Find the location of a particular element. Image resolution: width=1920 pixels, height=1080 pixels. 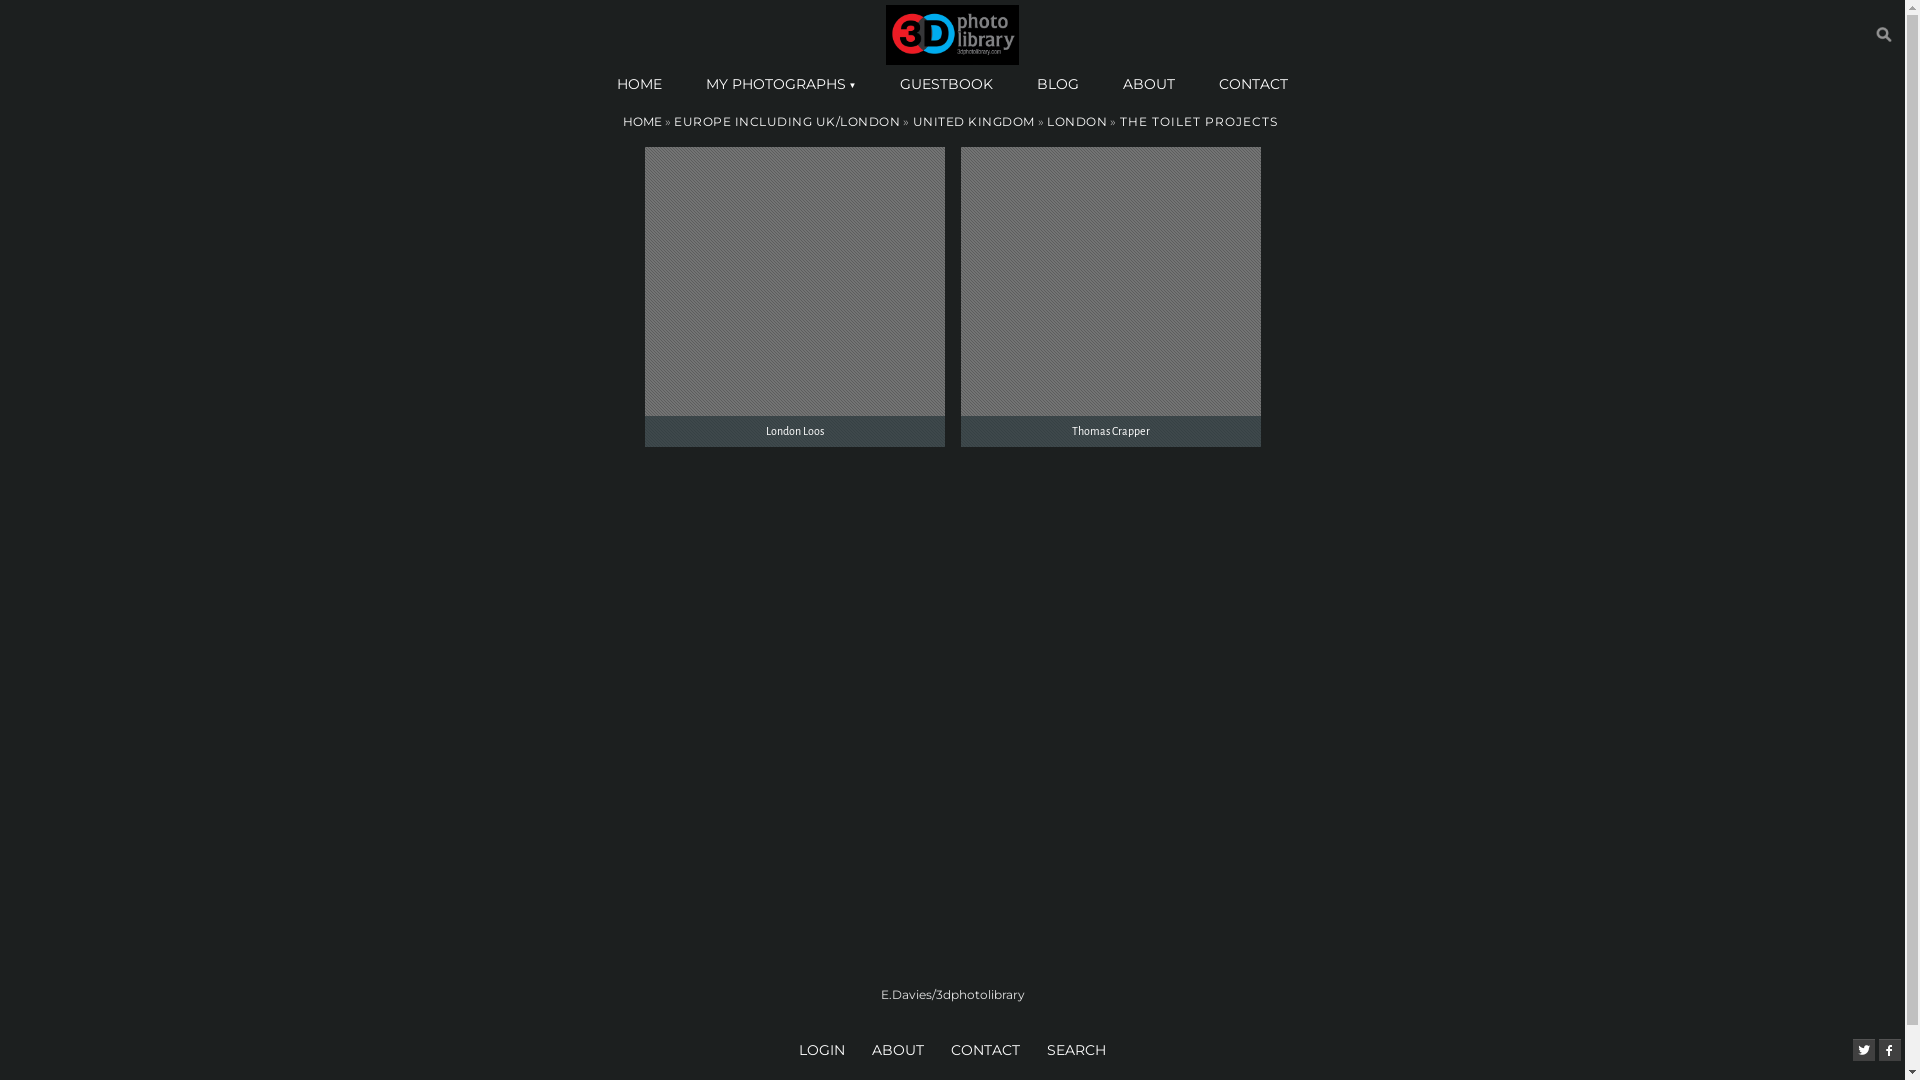

'HOME' is located at coordinates (638, 83).